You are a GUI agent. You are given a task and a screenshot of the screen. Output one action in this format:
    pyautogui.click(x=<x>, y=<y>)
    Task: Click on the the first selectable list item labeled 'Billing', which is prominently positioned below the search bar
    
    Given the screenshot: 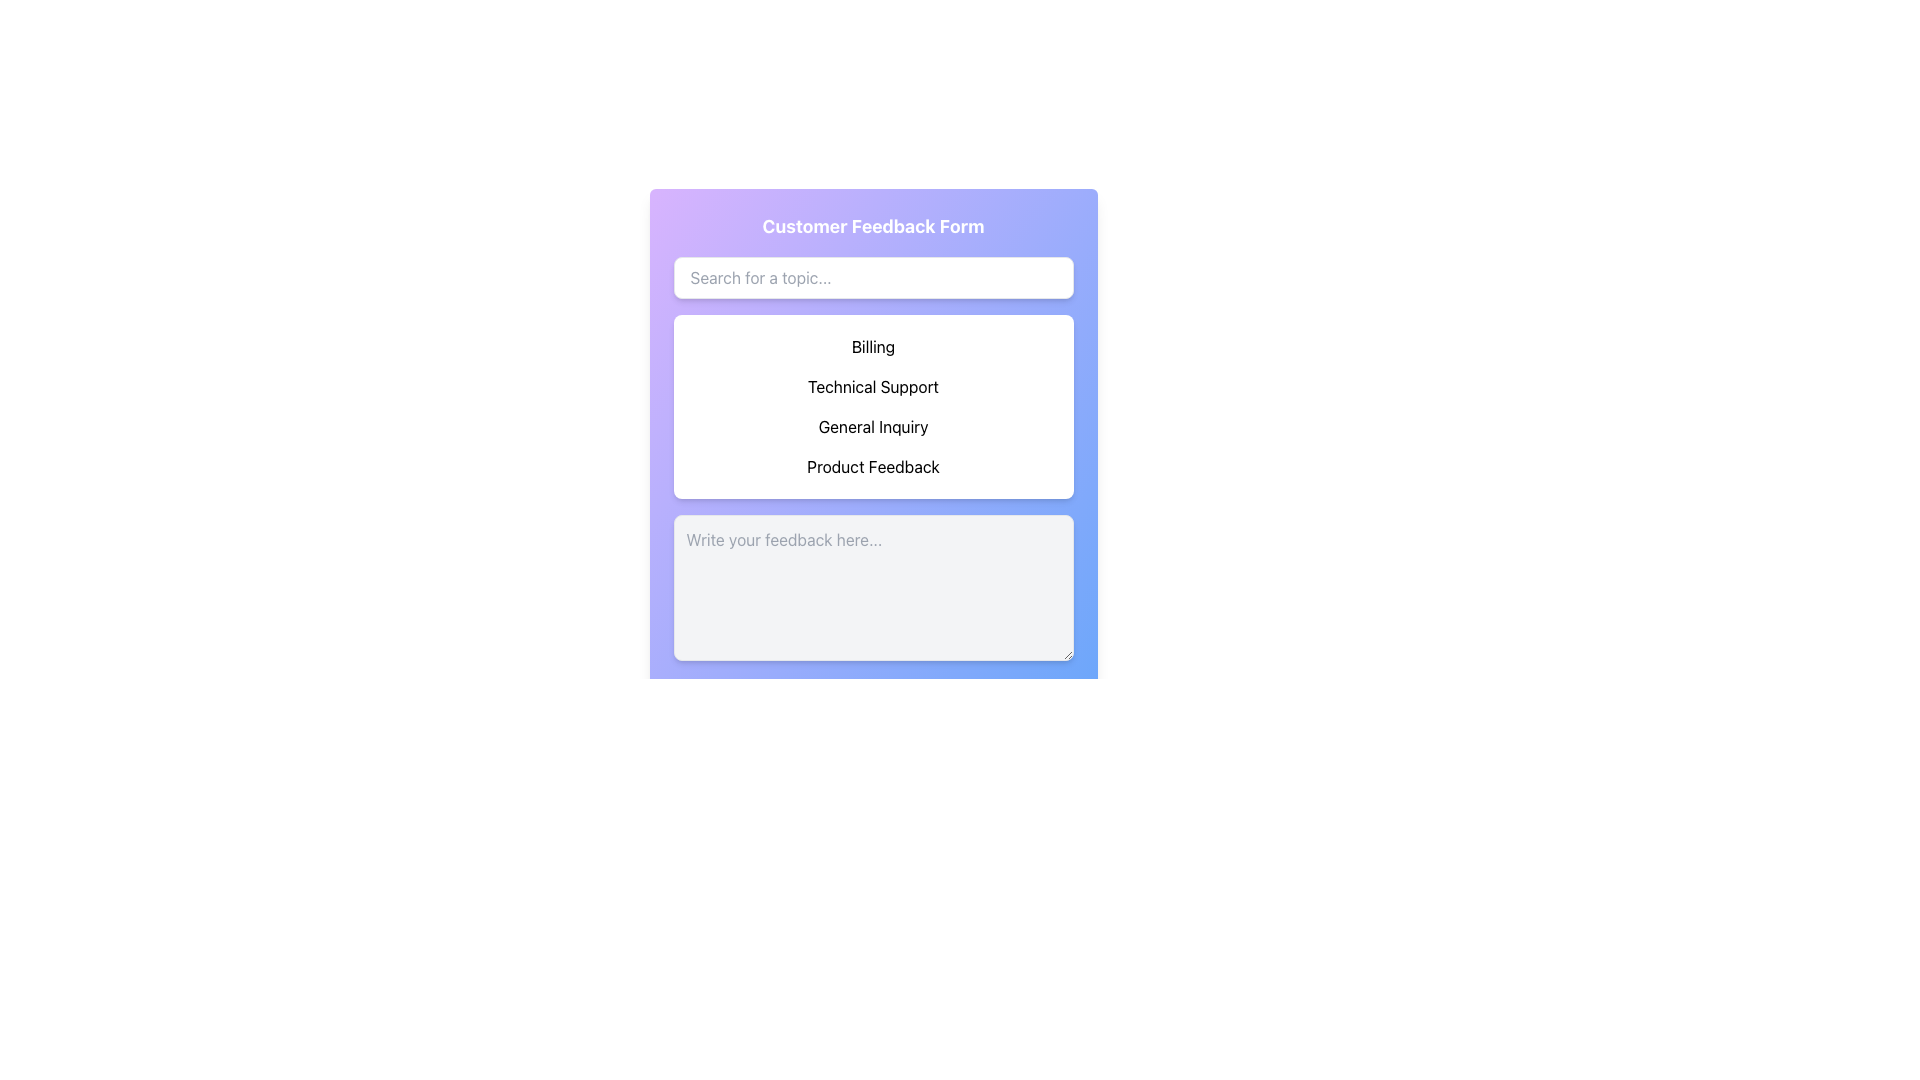 What is the action you would take?
    pyautogui.click(x=873, y=346)
    